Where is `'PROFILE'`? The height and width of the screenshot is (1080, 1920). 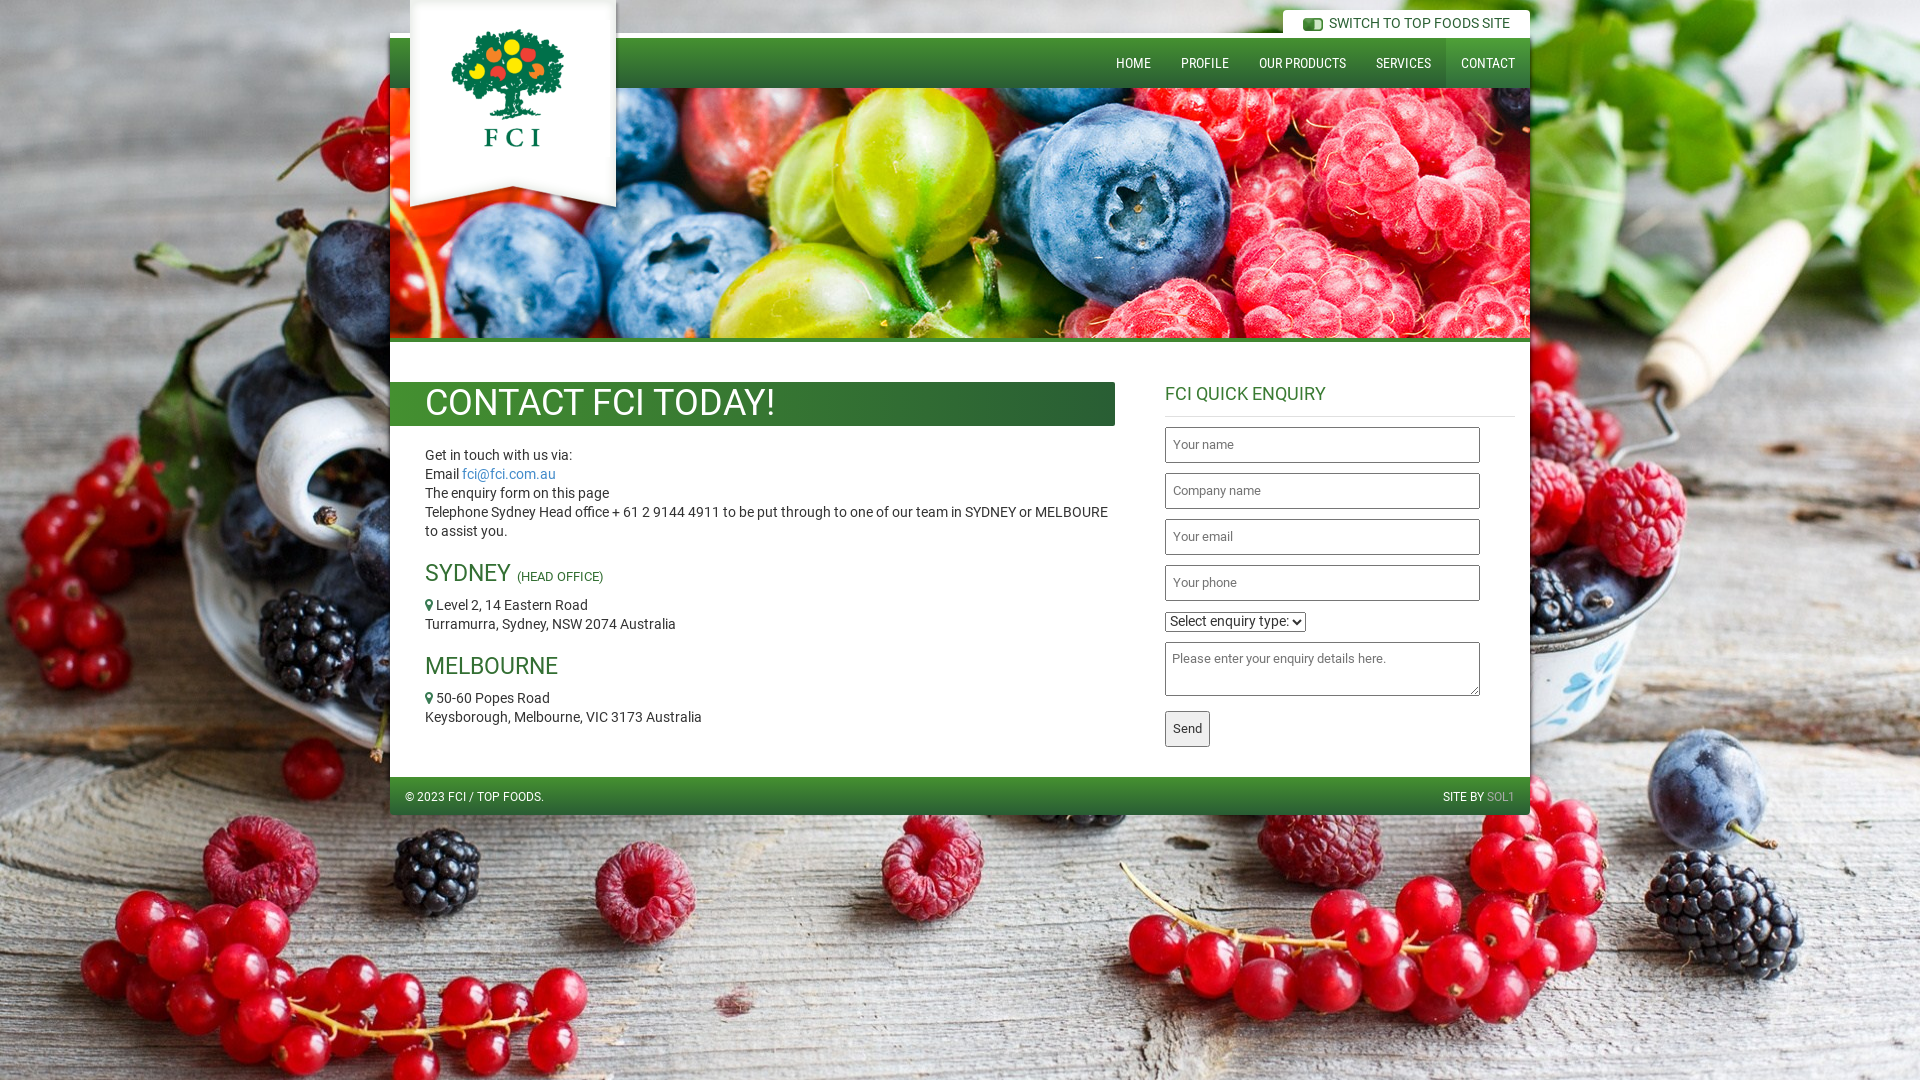
'PROFILE' is located at coordinates (1166, 61).